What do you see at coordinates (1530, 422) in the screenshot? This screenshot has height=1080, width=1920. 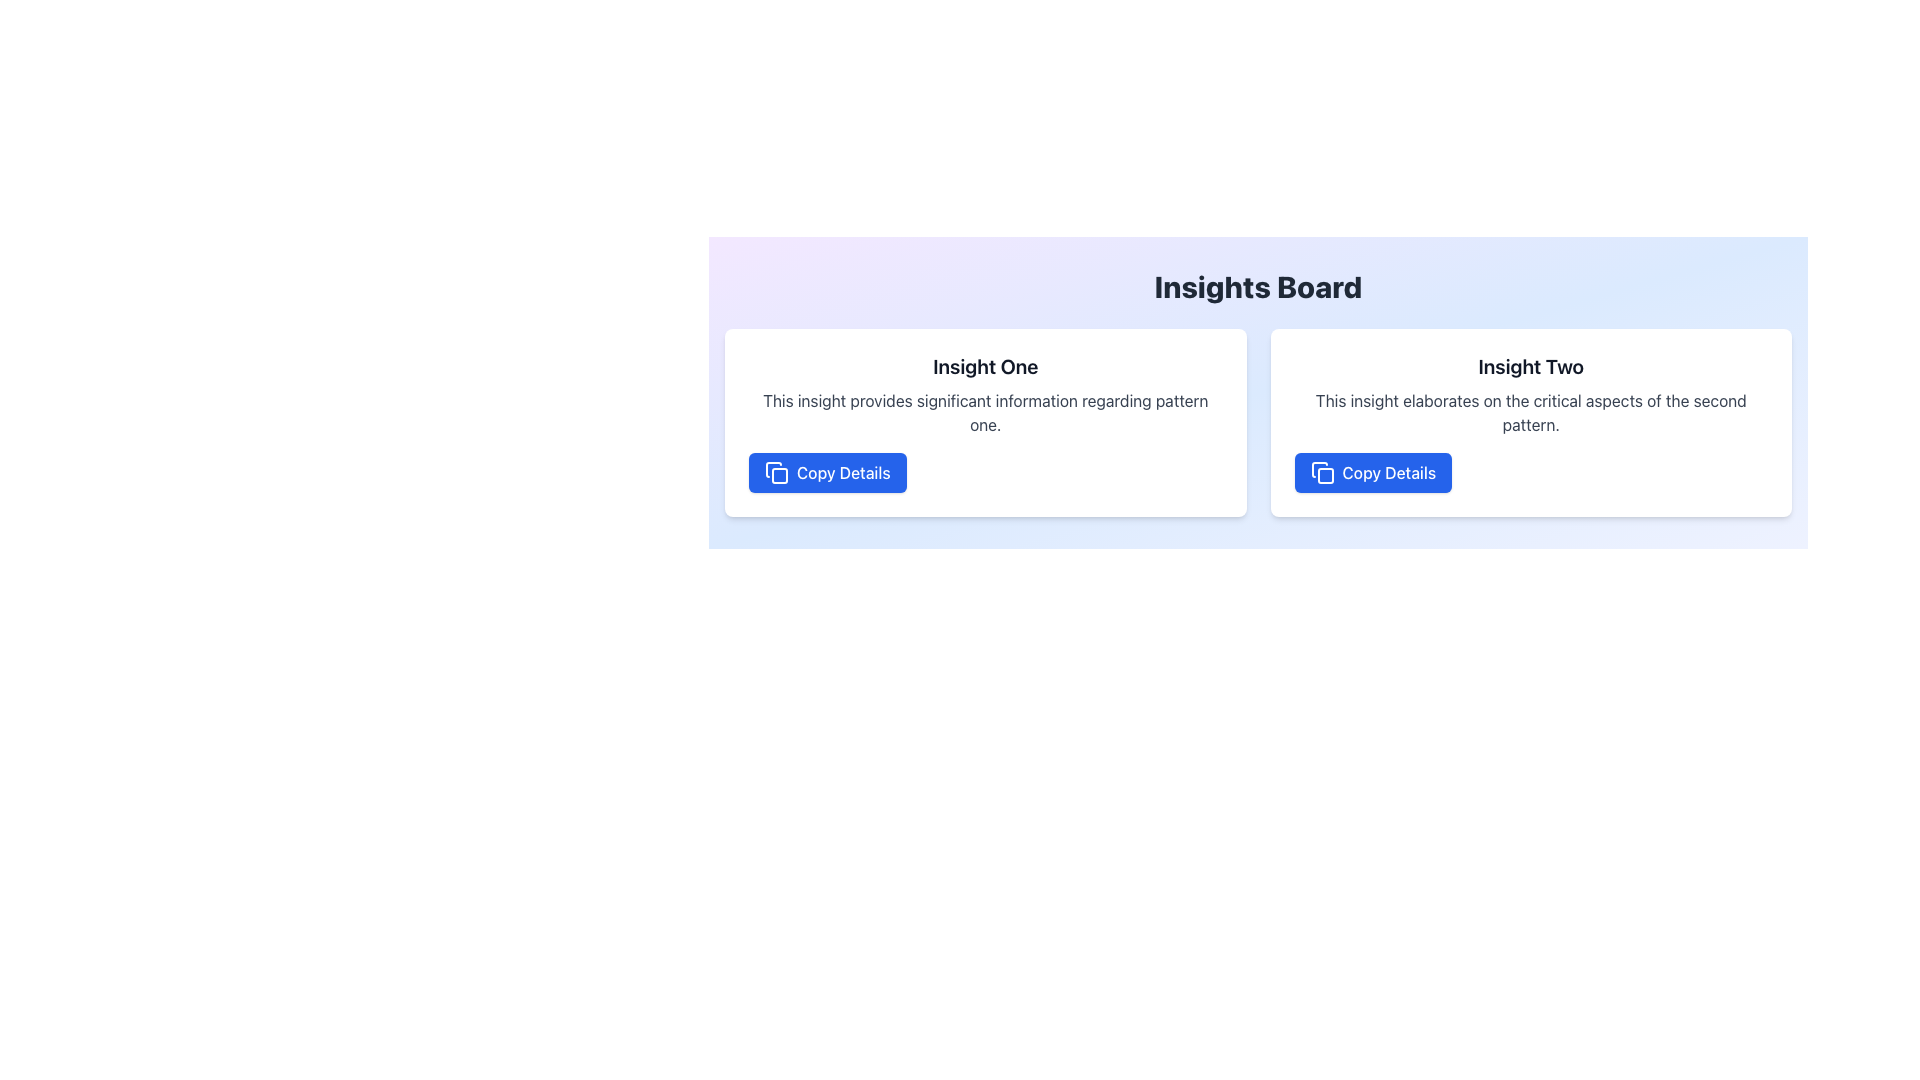 I see `title and description of the card component labeled 'Insight Two', which is located in the top-right corner of the grid` at bounding box center [1530, 422].